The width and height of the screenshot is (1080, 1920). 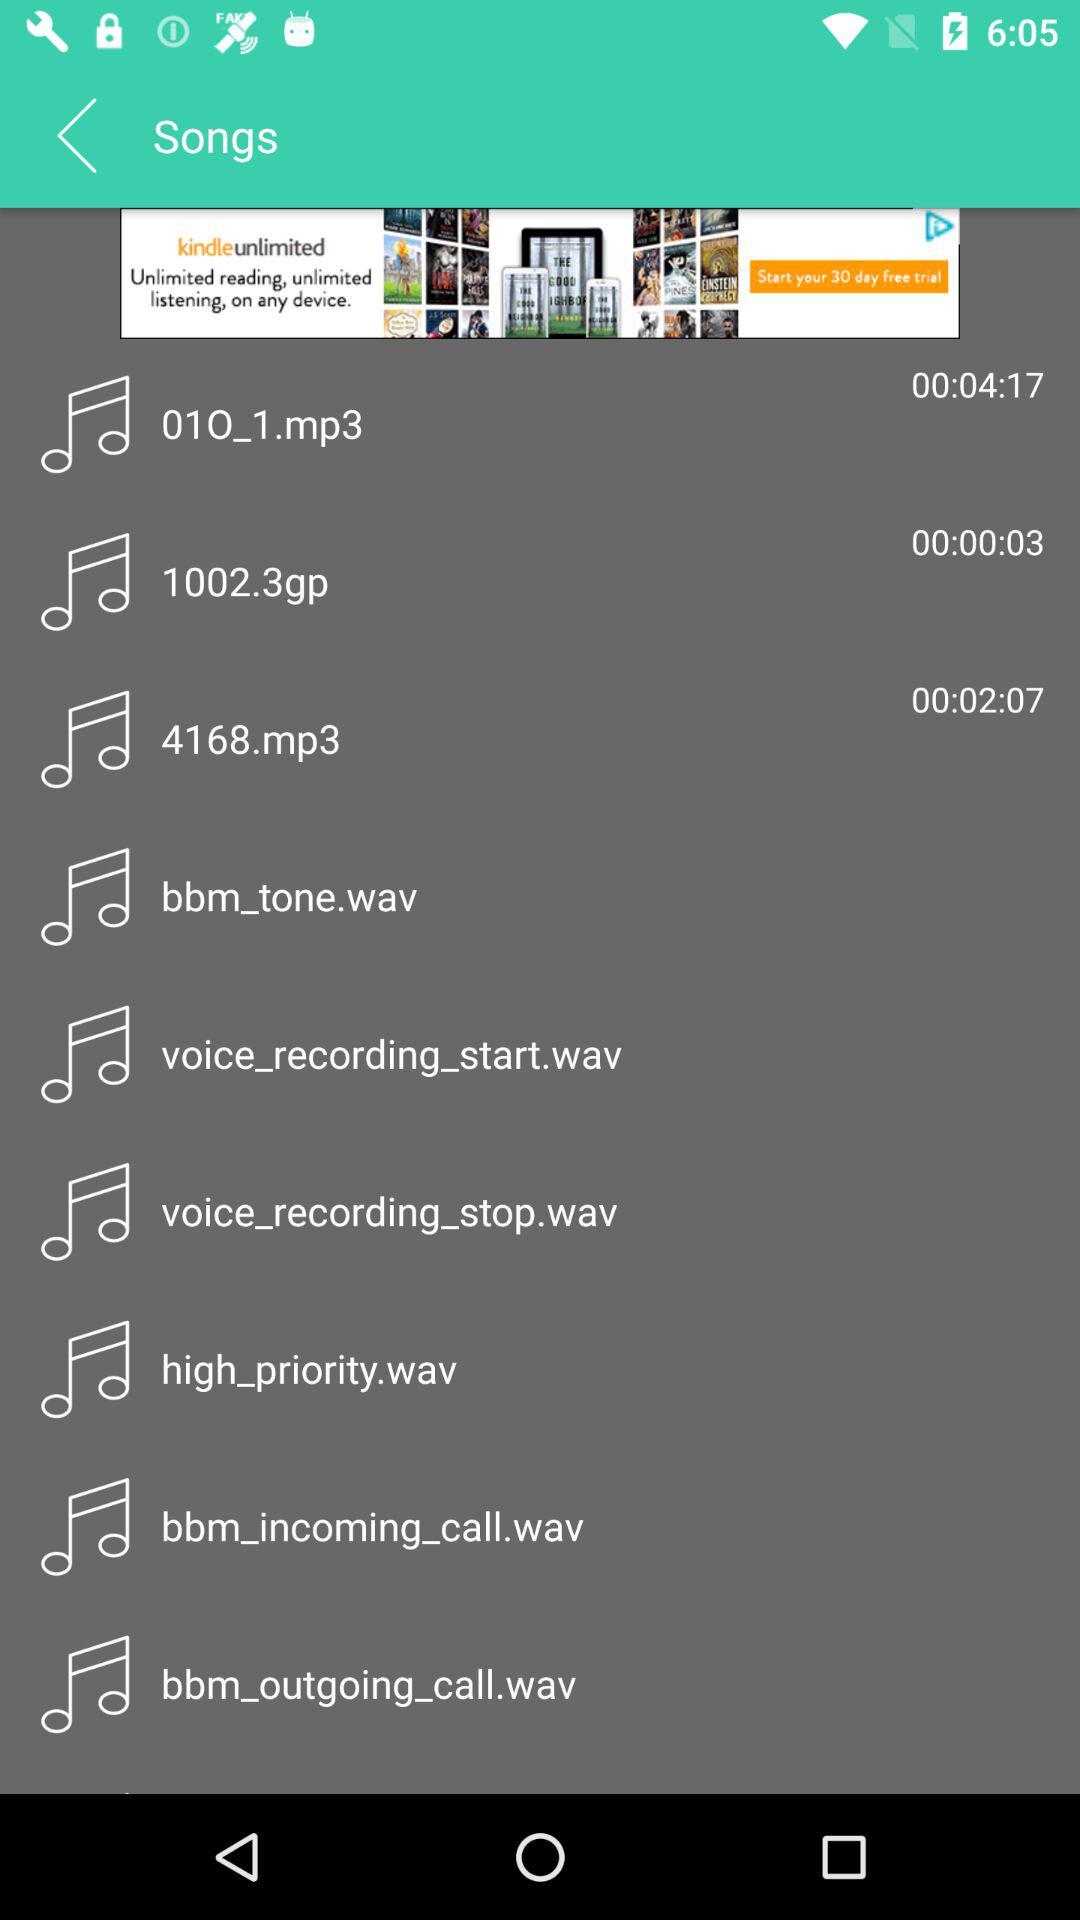 I want to click on previews button, so click(x=75, y=133).